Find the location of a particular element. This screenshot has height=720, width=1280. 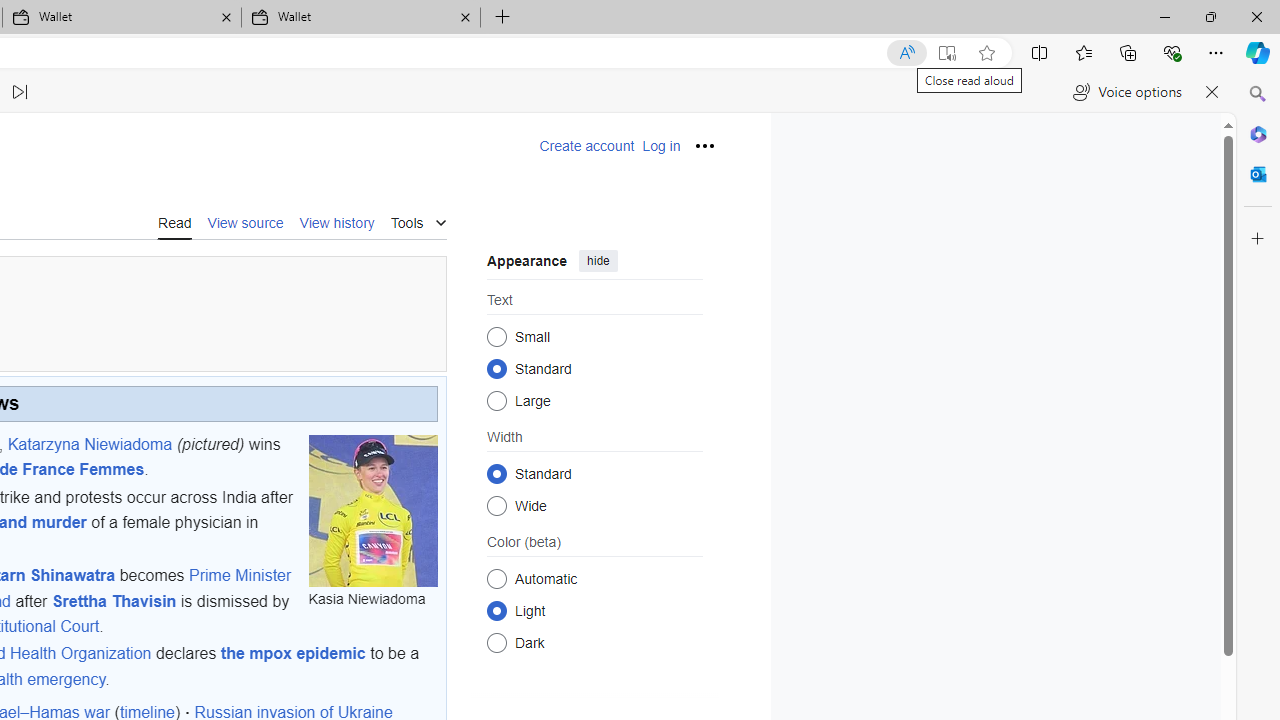

'Small' is located at coordinates (496, 335).